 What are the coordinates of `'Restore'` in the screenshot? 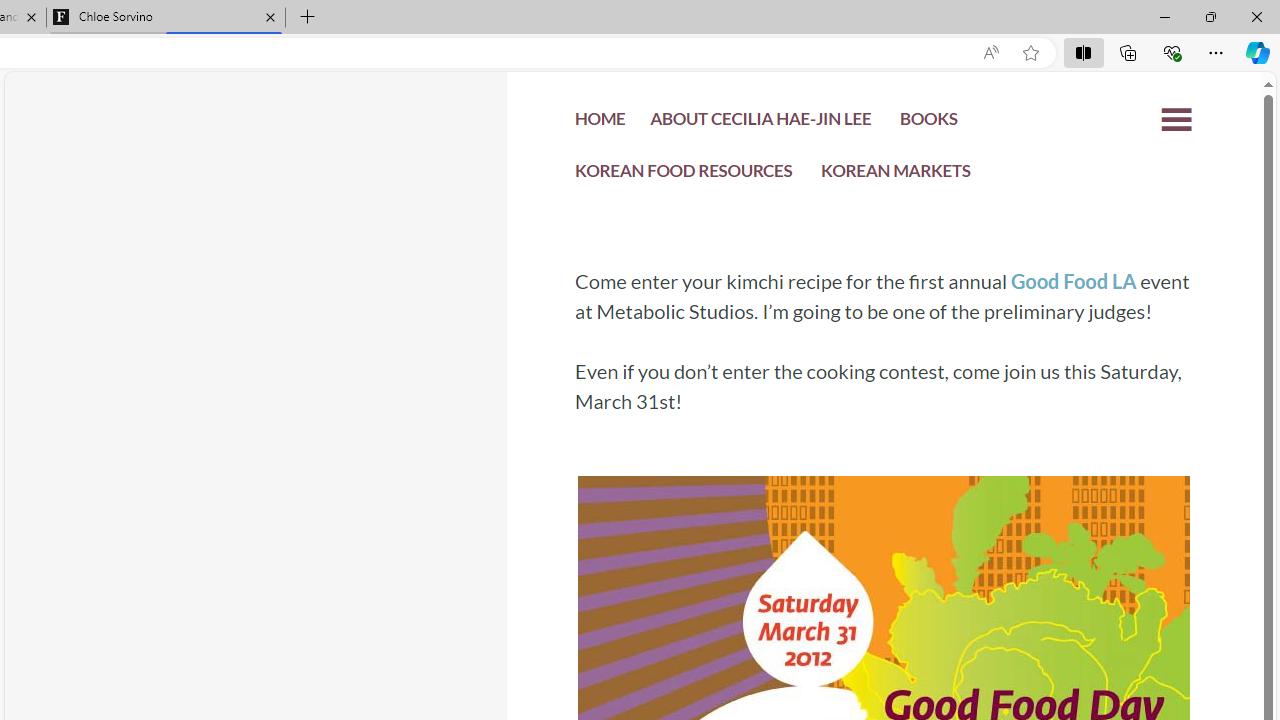 It's located at (1209, 16).